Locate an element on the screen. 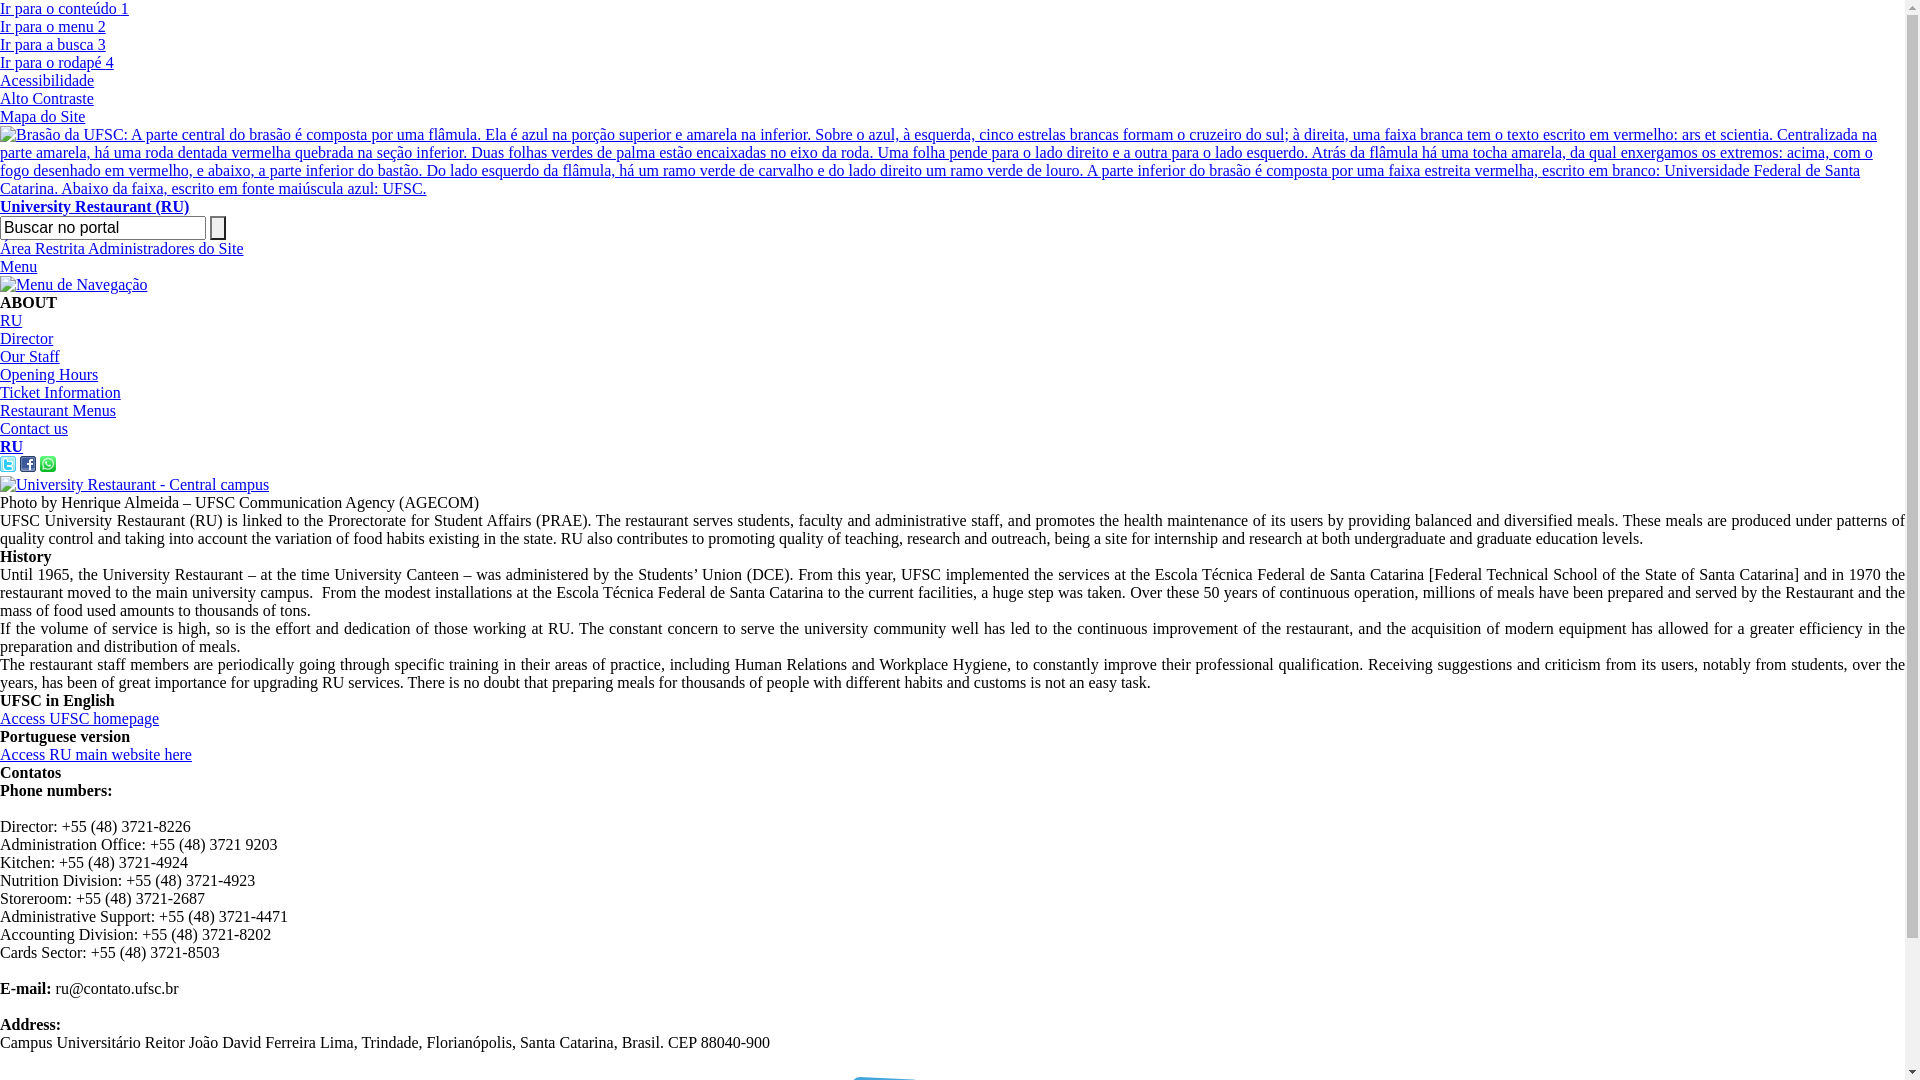 The height and width of the screenshot is (1080, 1920). 'Alto Contraste' is located at coordinates (0, 98).